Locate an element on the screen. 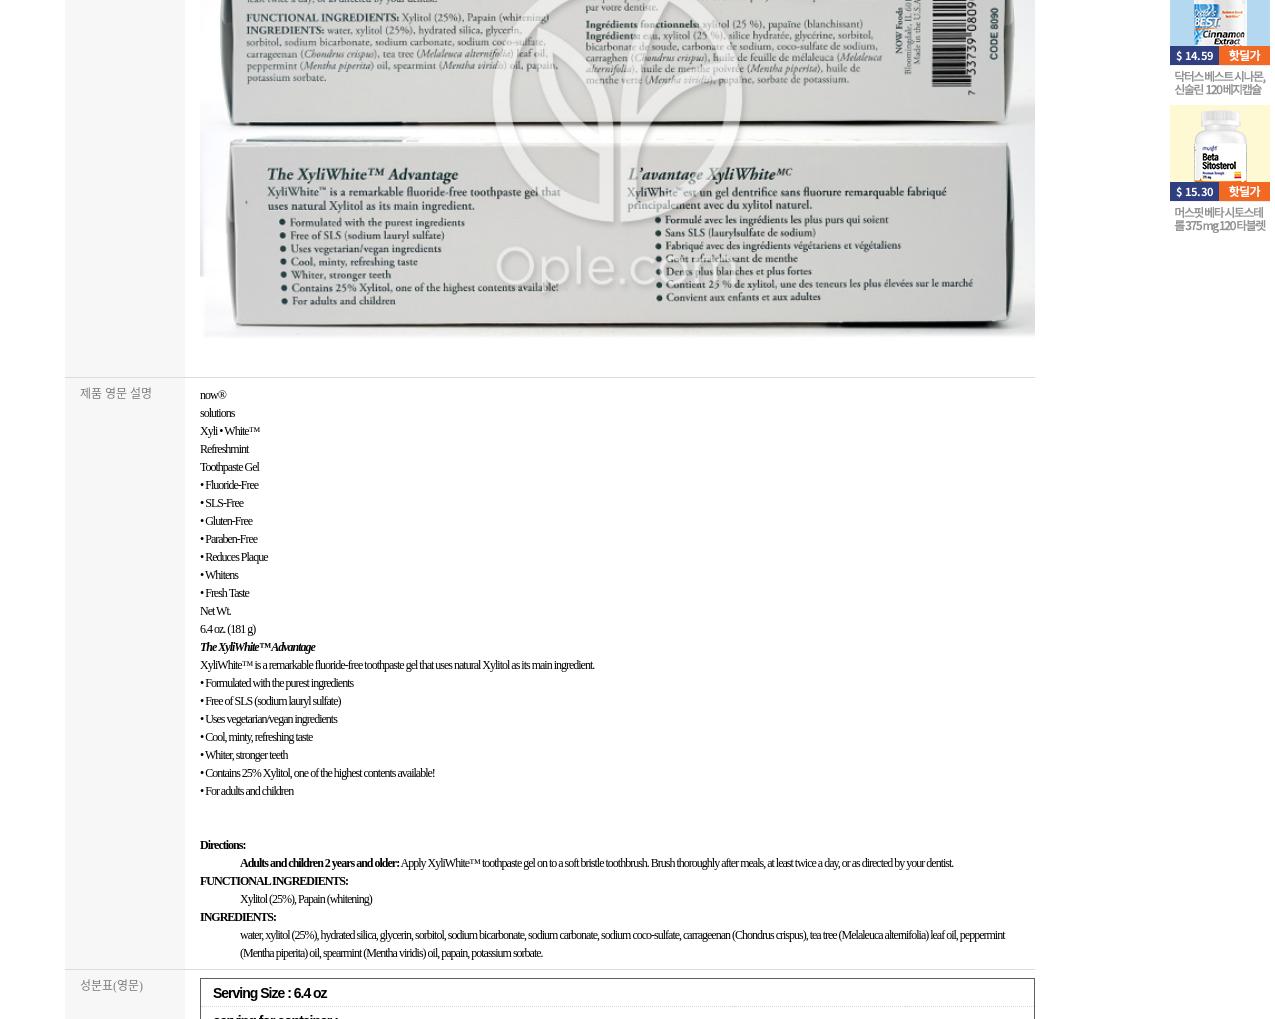 This screenshot has height=1019, width=1275. '6.4 oz' is located at coordinates (308, 993).